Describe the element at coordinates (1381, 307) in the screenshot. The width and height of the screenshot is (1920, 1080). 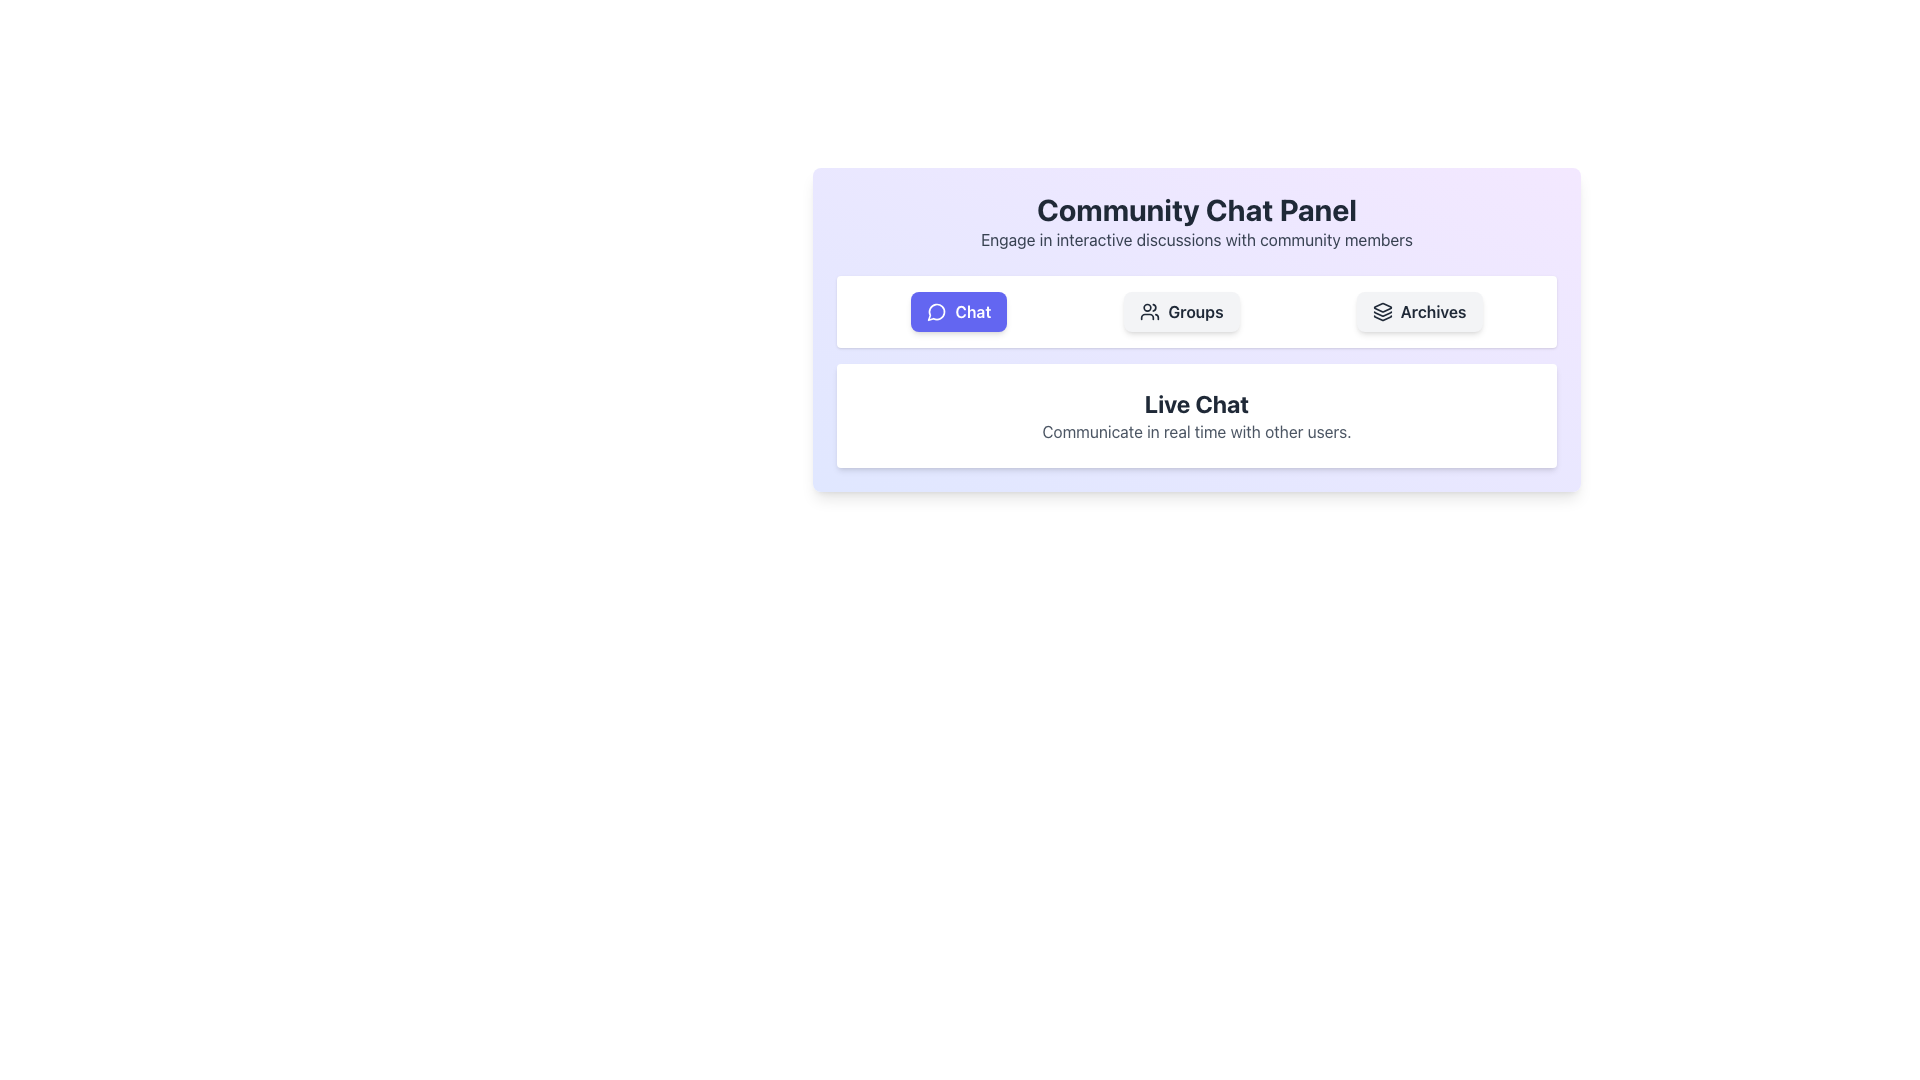
I see `the topmost layer of the stacked vector icon, representing grouped content, if interactivity is enabled` at that location.